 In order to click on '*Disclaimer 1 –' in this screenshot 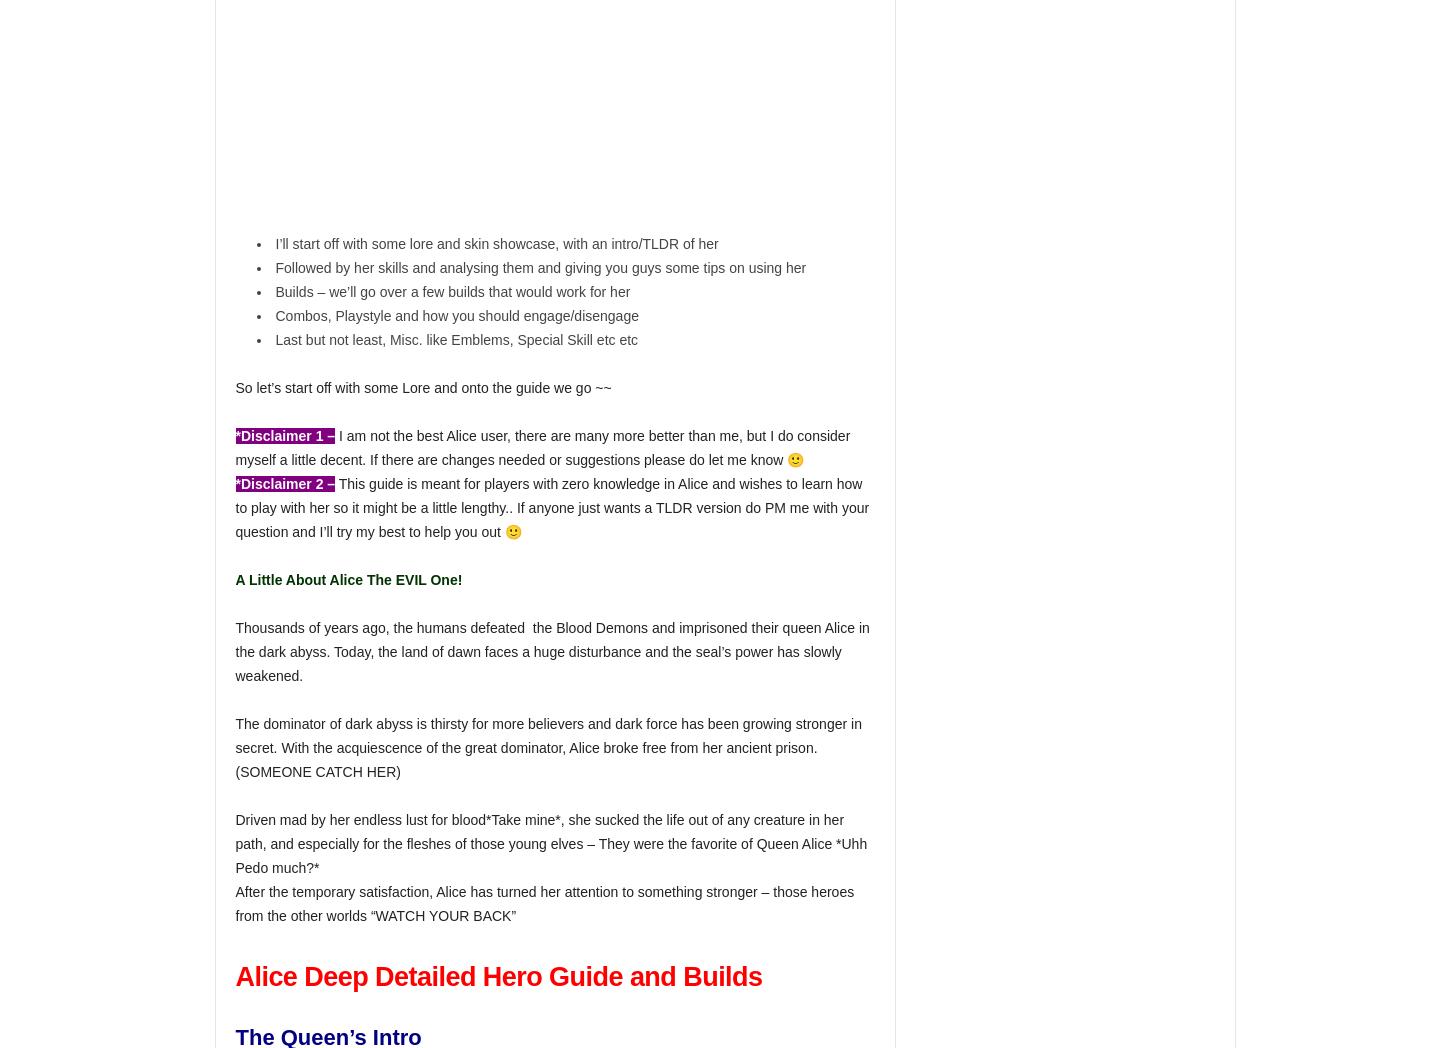, I will do `click(234, 435)`.